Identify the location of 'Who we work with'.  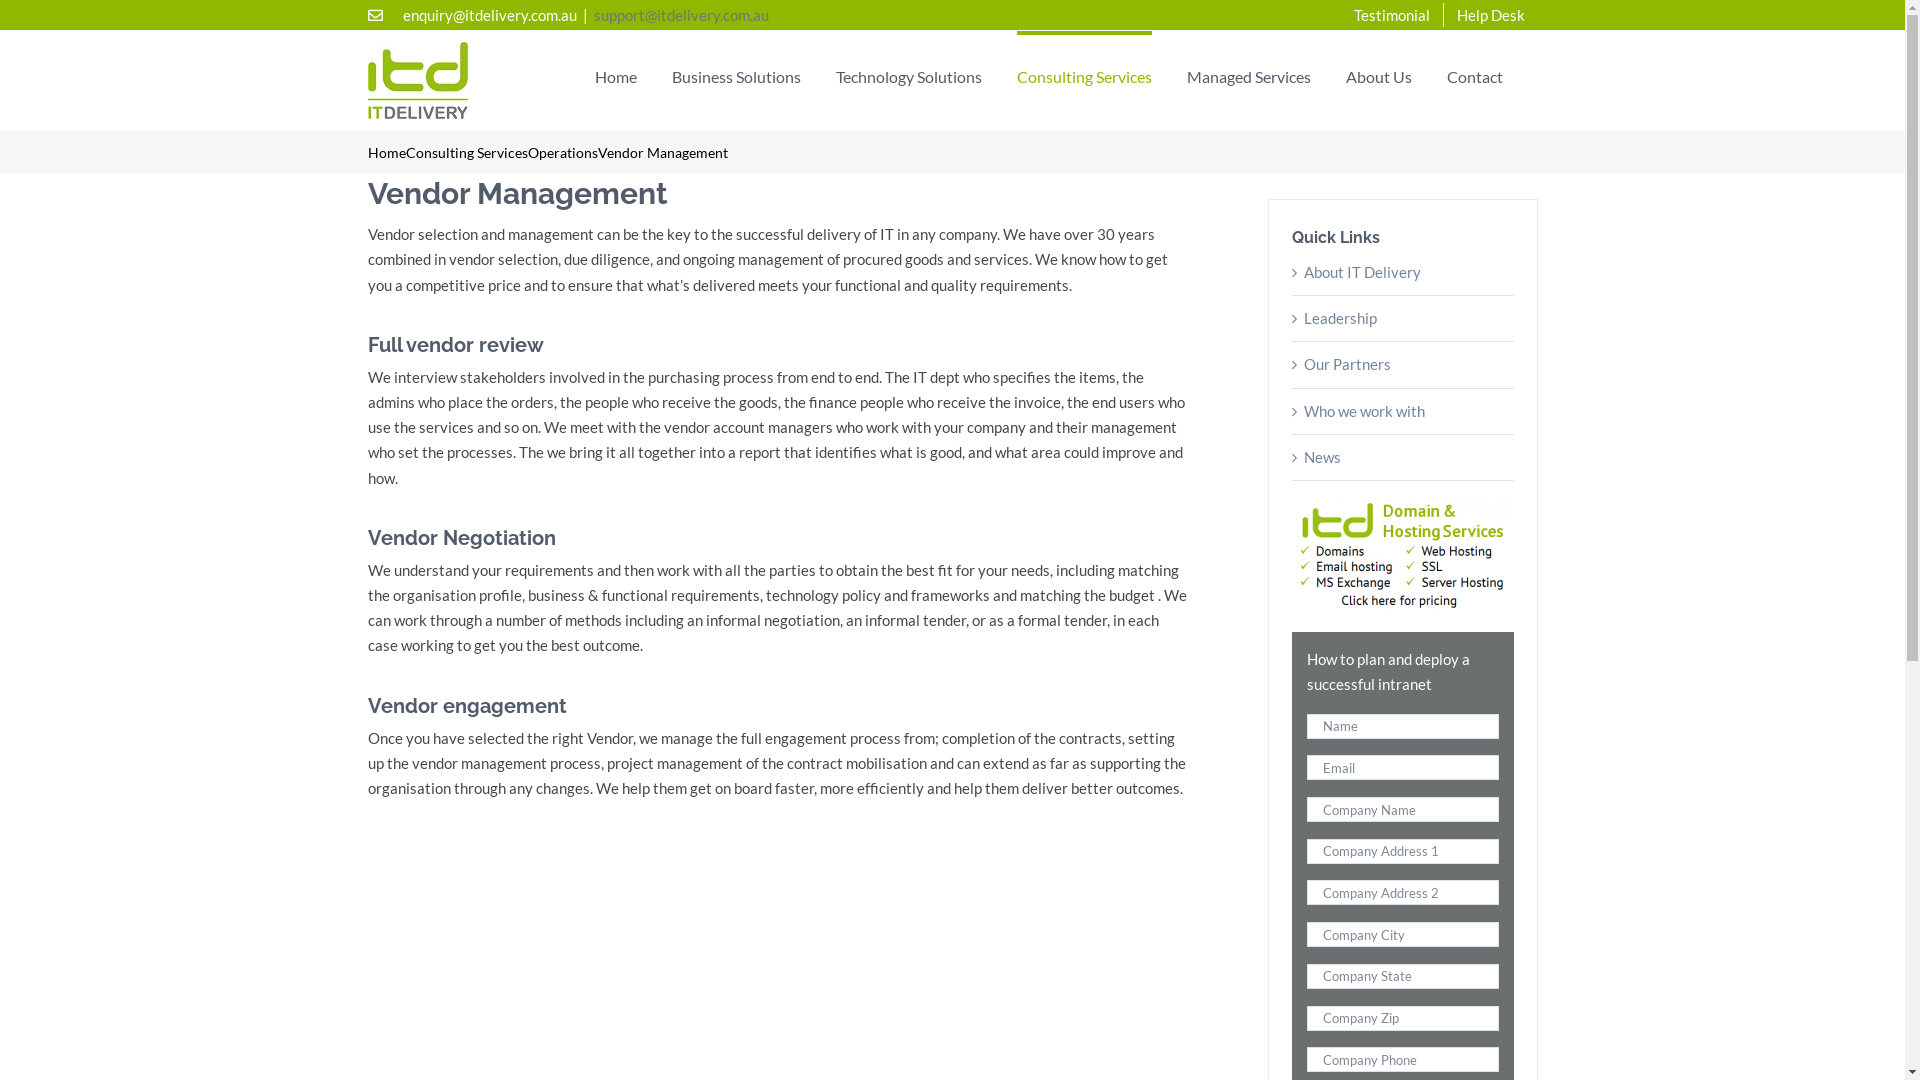
(1363, 410).